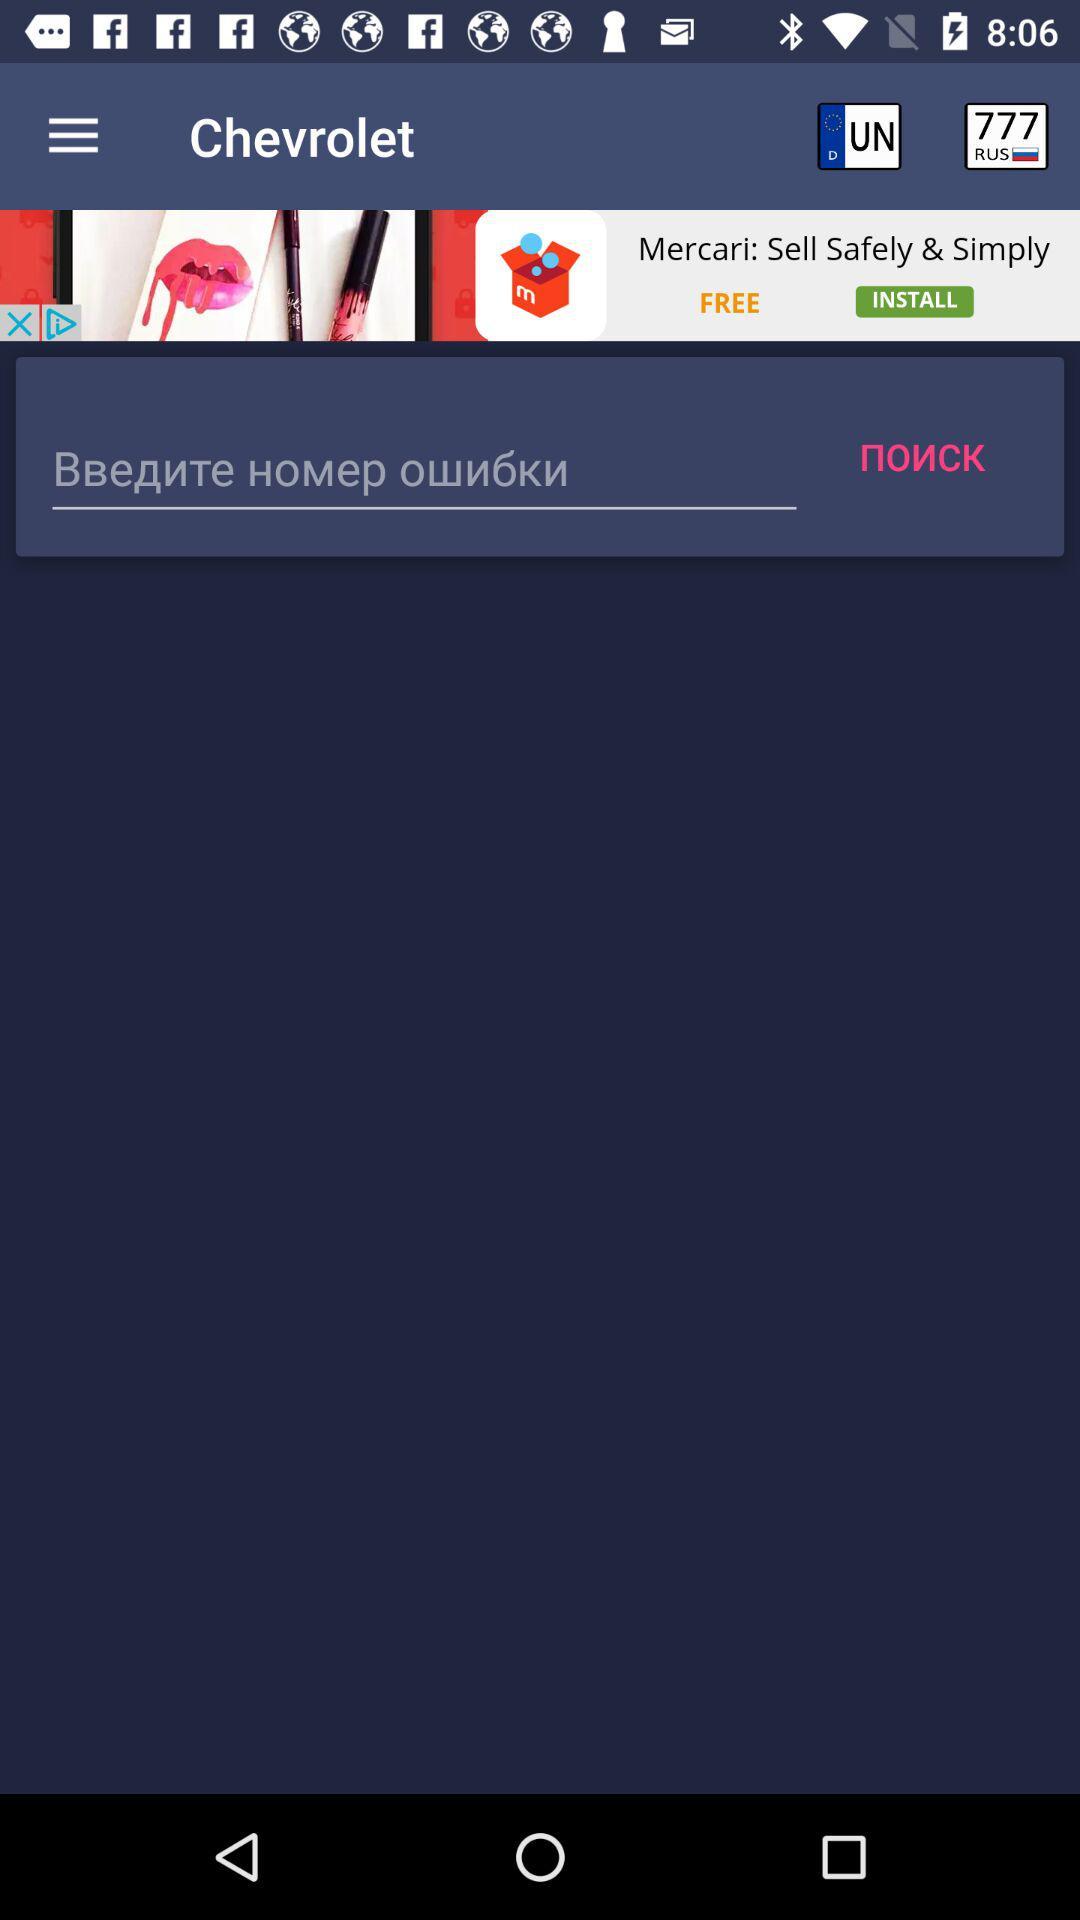 This screenshot has width=1080, height=1920. What do you see at coordinates (540, 274) in the screenshot?
I see `advertiser` at bounding box center [540, 274].